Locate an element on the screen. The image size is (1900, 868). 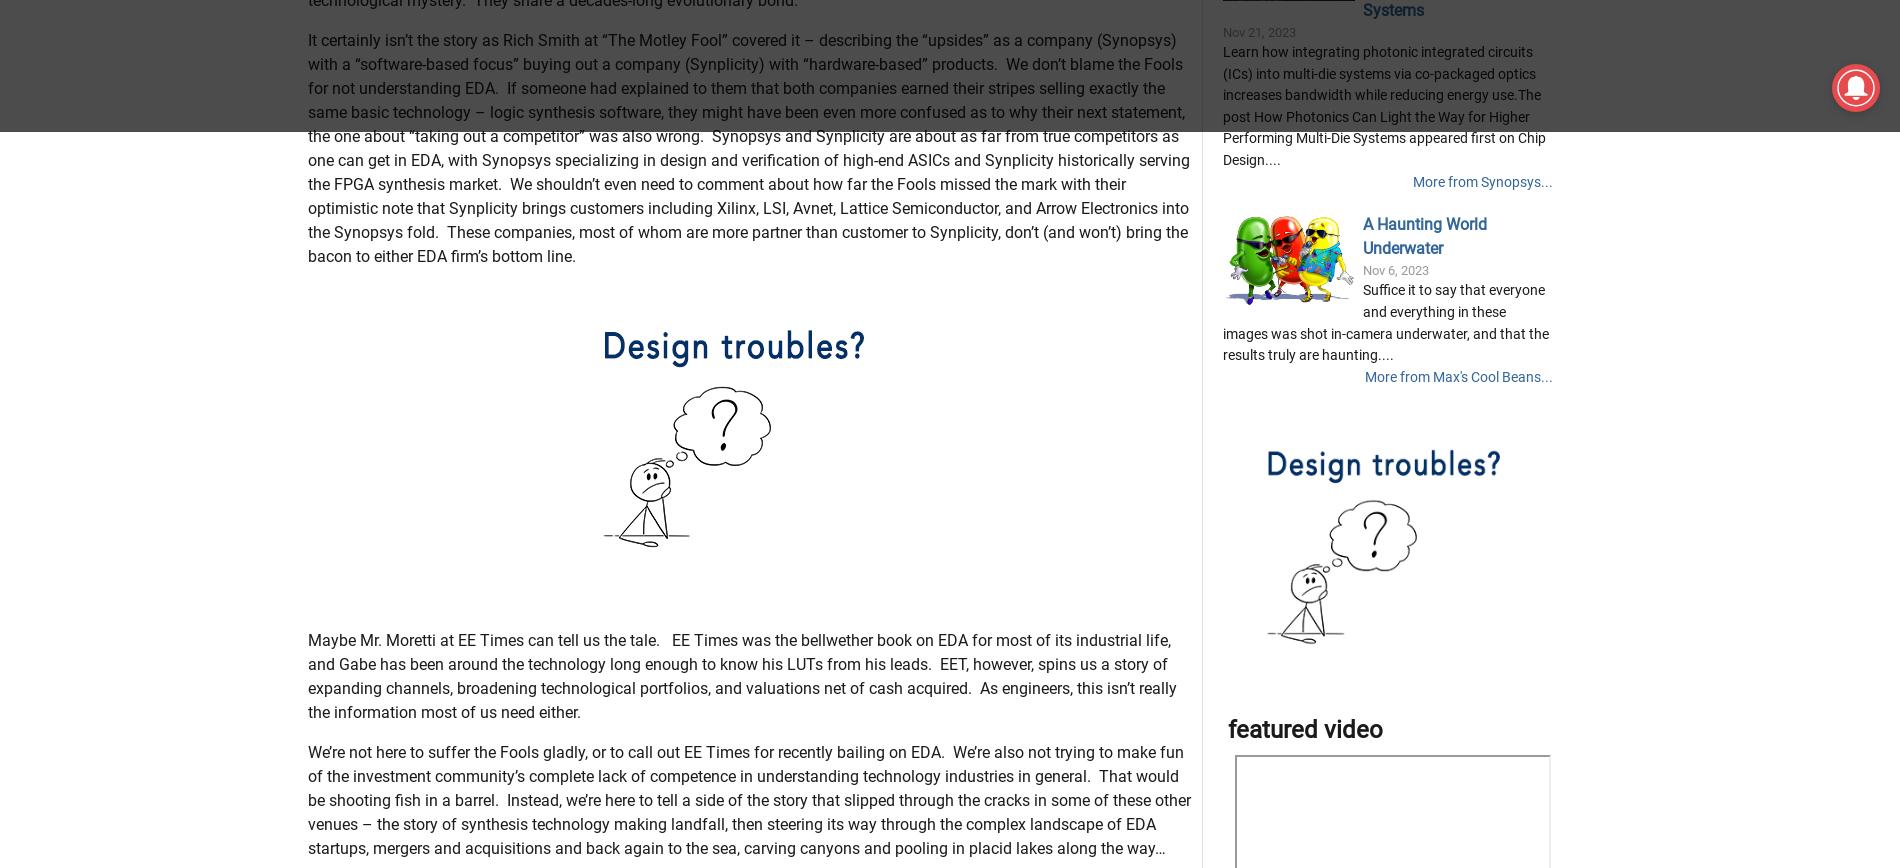
'It certainly isn’t the story as Rich Smith at “The Motley Fool” covered it – describing the “upsides” as a company (Synopsys) with a “software-based focus” buying out a company (Synplicity) with “hardware-based” products.  We don’t blame the Fools for not understanding EDA.  If someone had explained to them that both companies earned their stripes selling exactly the same basic technology – logic synthesis software, they might have been even more confused as to why their next statement, the one about “taking out a competitor” was also wrong.  Synopsys and Synplicity are about as far from true competitors as one can get in EDA, with Synopsys specializing in design and verification of high-end ASICs and Synplicity historically serving the FPGA synthesis market.  We shouldn’t even need to comment about how far the Fools missed the mark with their optimistic note that Synplicity brings customers including Xilinx, LSI, Avnet, Lattice Semiconductor, and Arrow Electronics into the Synopsys fold.  These companies, most of whom are more partner than customer to Synplicity, don’t (and won’t) bring the bacon to either EDA firm’s bottom line.' is located at coordinates (747, 247).